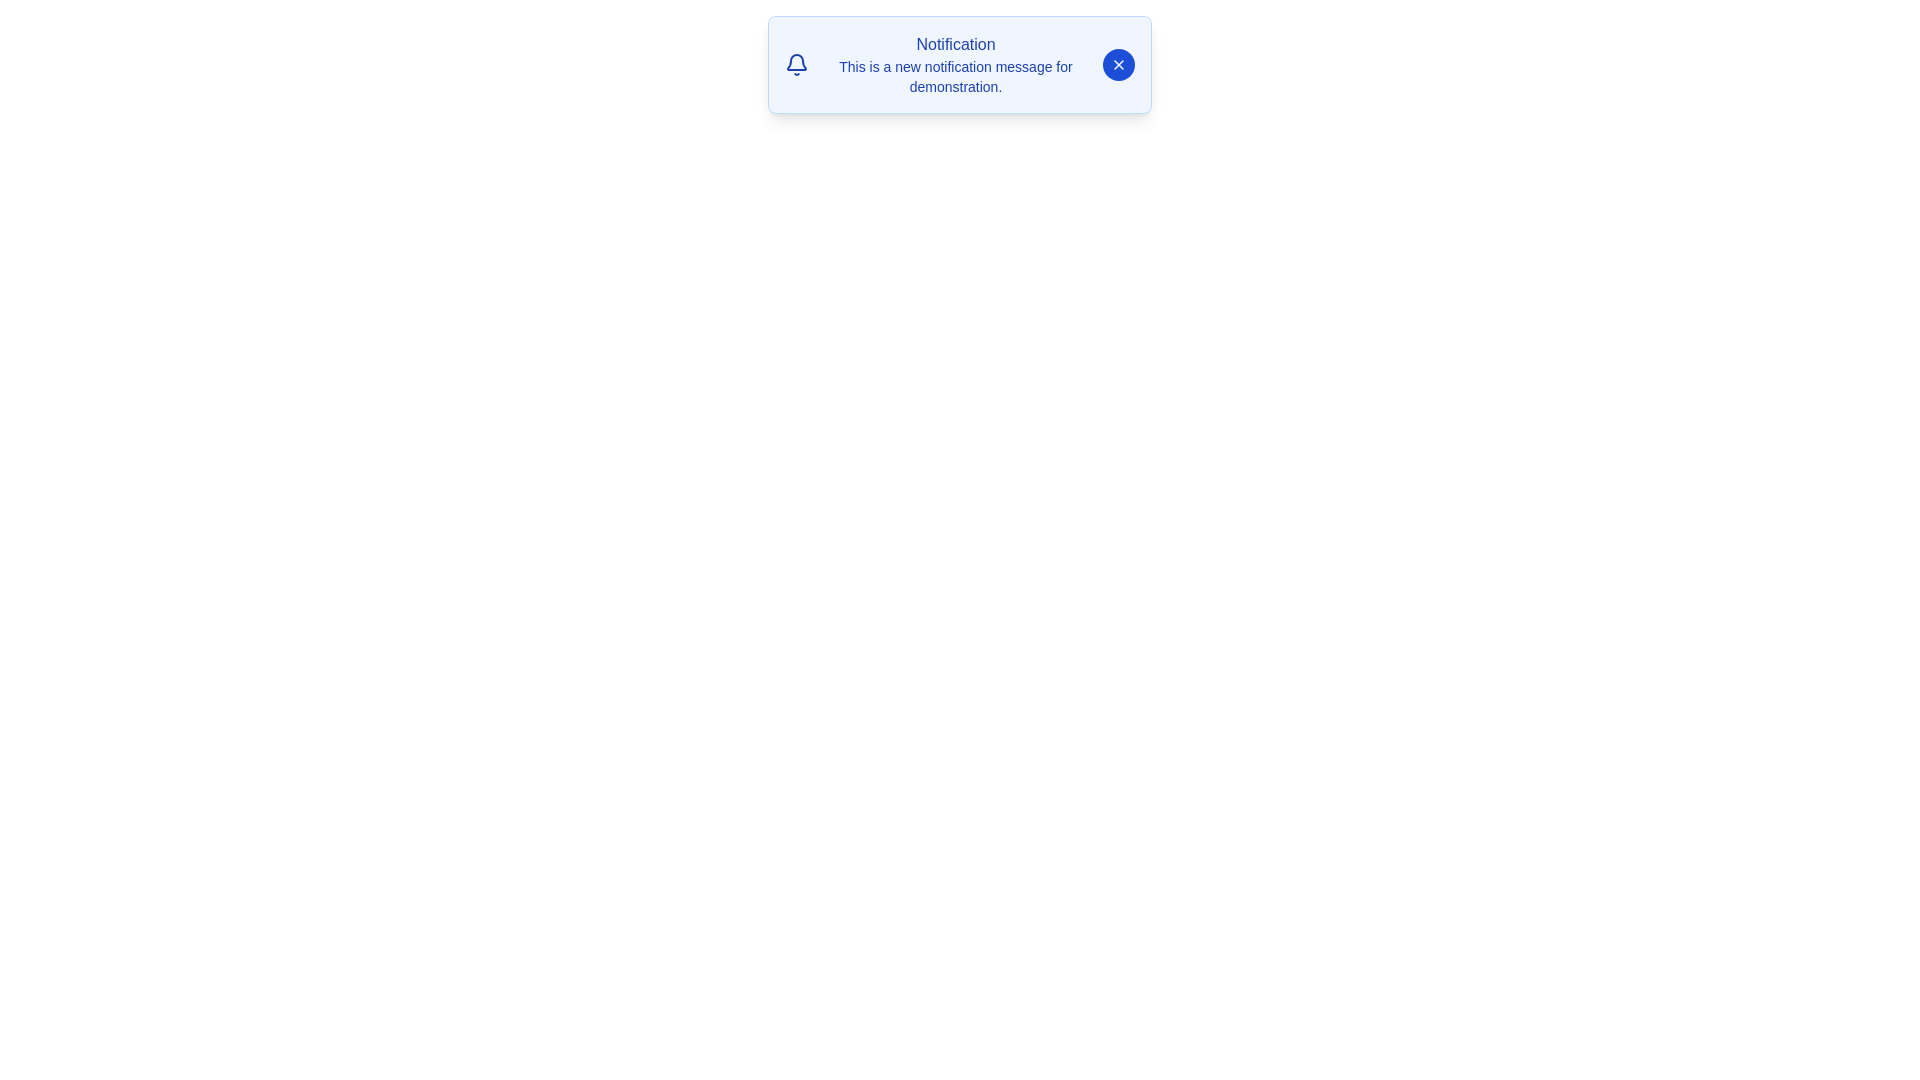 The image size is (1920, 1080). I want to click on the stylized 'X' icon button, which is centered within a circular blue background, so click(1117, 64).